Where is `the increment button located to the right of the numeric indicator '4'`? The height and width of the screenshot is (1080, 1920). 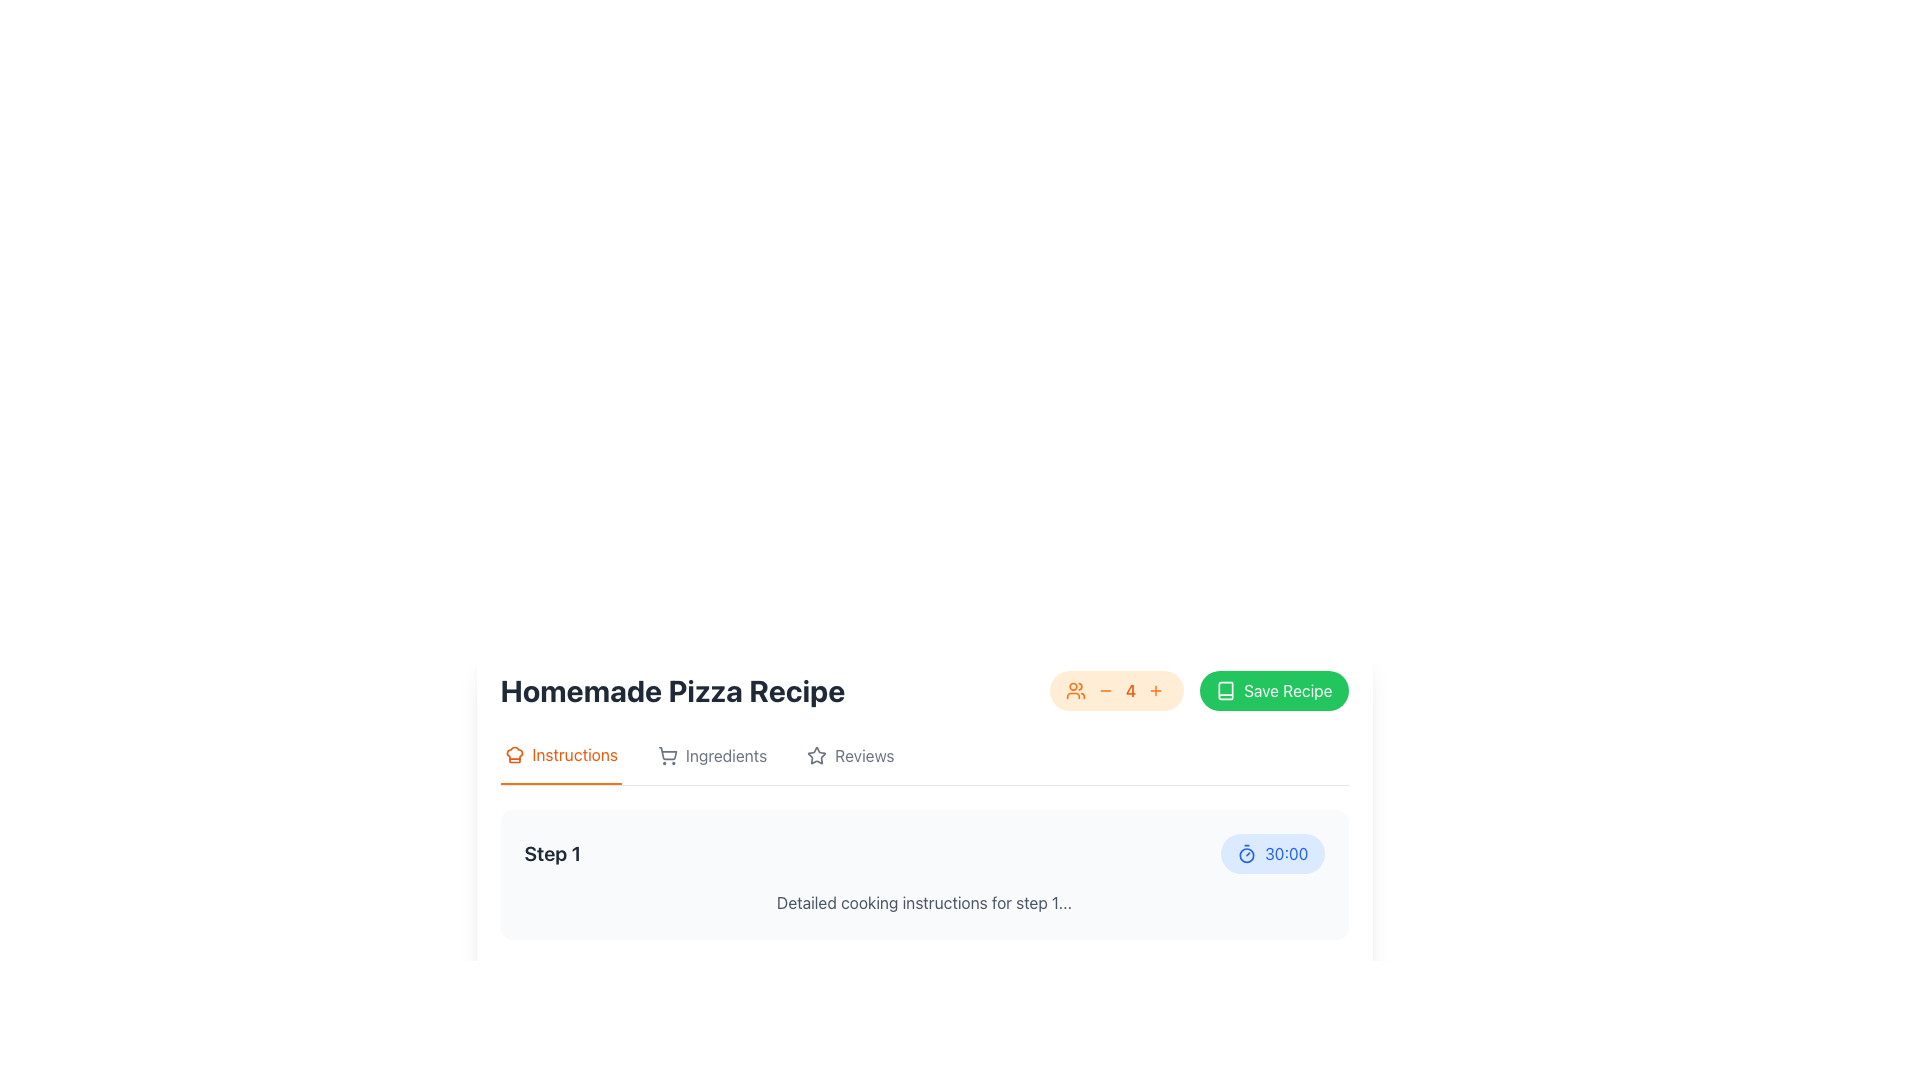 the increment button located to the right of the numeric indicator '4' is located at coordinates (1156, 689).